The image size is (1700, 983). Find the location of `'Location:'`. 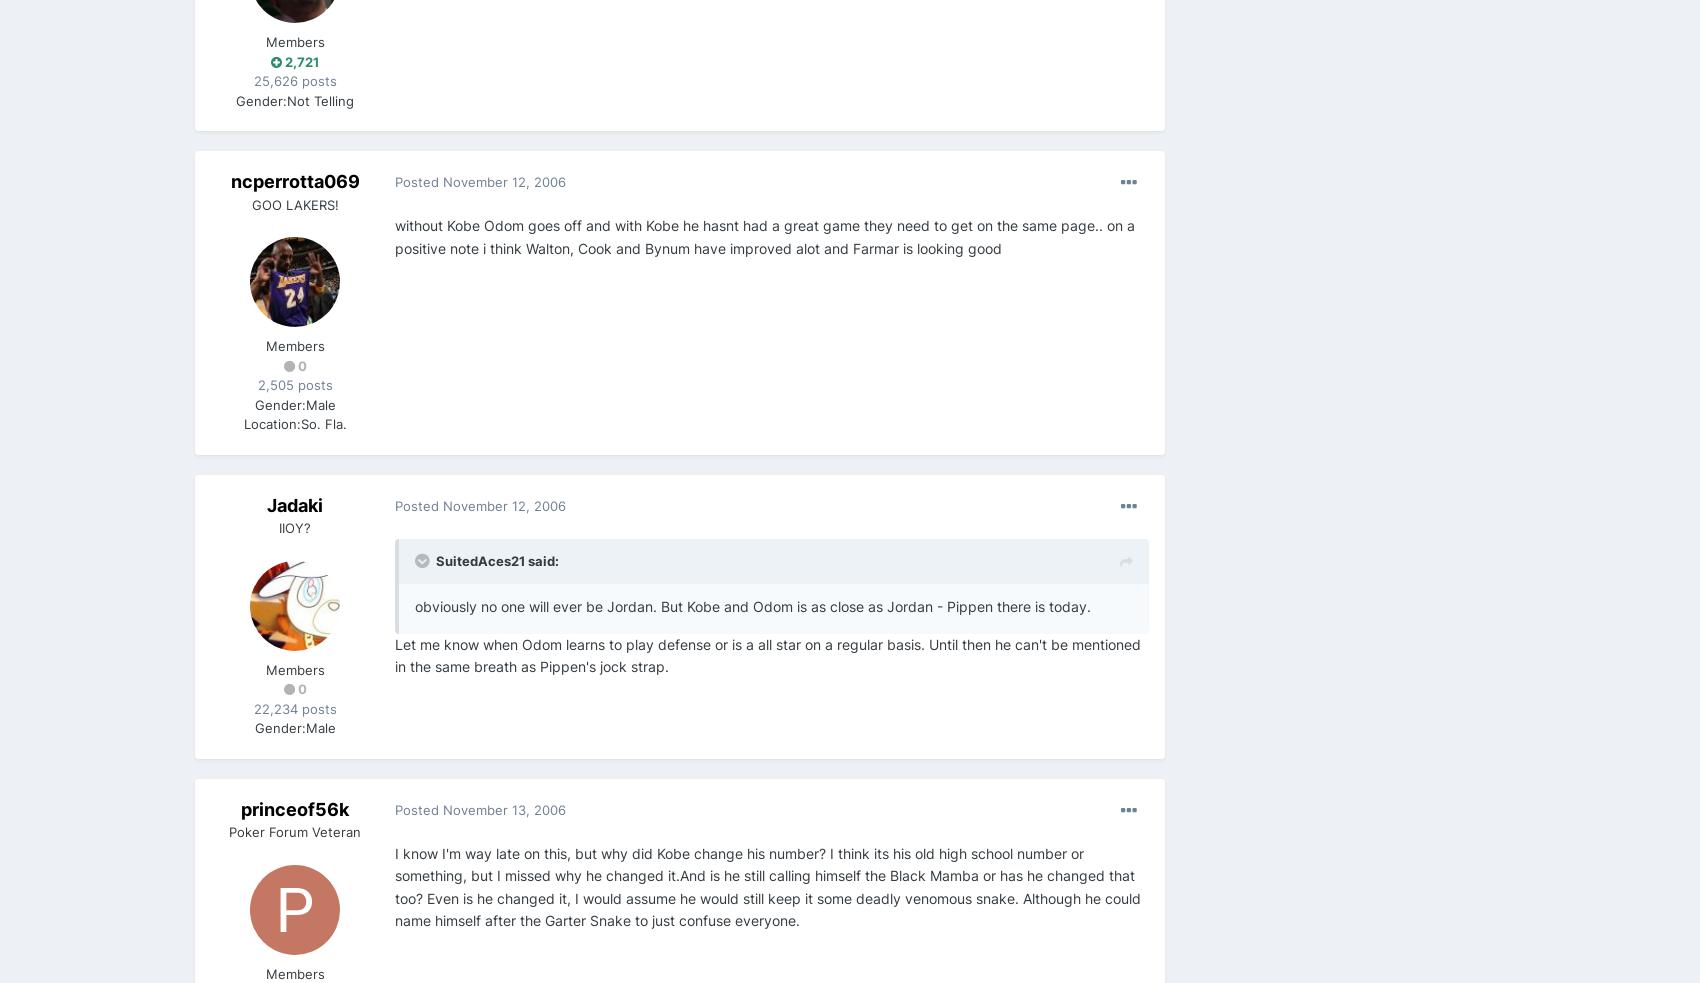

'Location:' is located at coordinates (271, 422).